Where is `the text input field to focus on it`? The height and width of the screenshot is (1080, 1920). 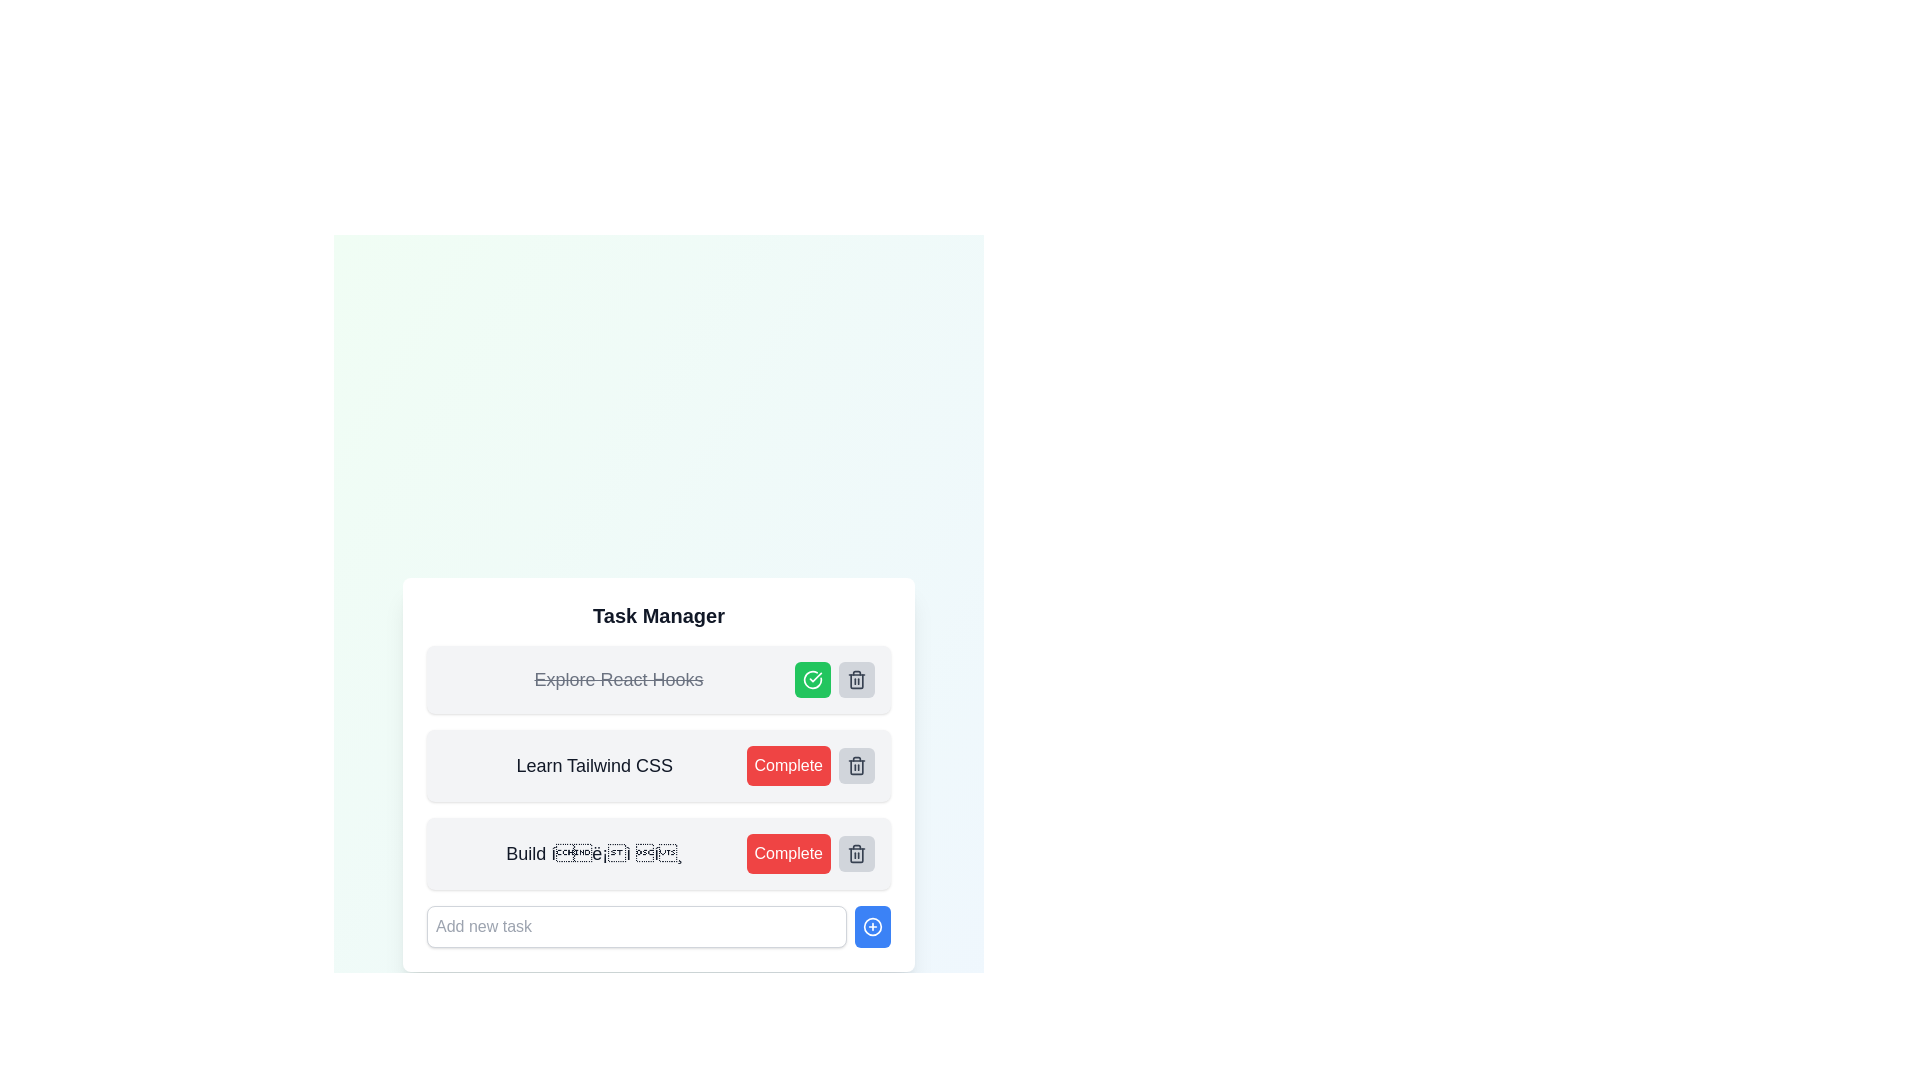
the text input field to focus on it is located at coordinates (636, 926).